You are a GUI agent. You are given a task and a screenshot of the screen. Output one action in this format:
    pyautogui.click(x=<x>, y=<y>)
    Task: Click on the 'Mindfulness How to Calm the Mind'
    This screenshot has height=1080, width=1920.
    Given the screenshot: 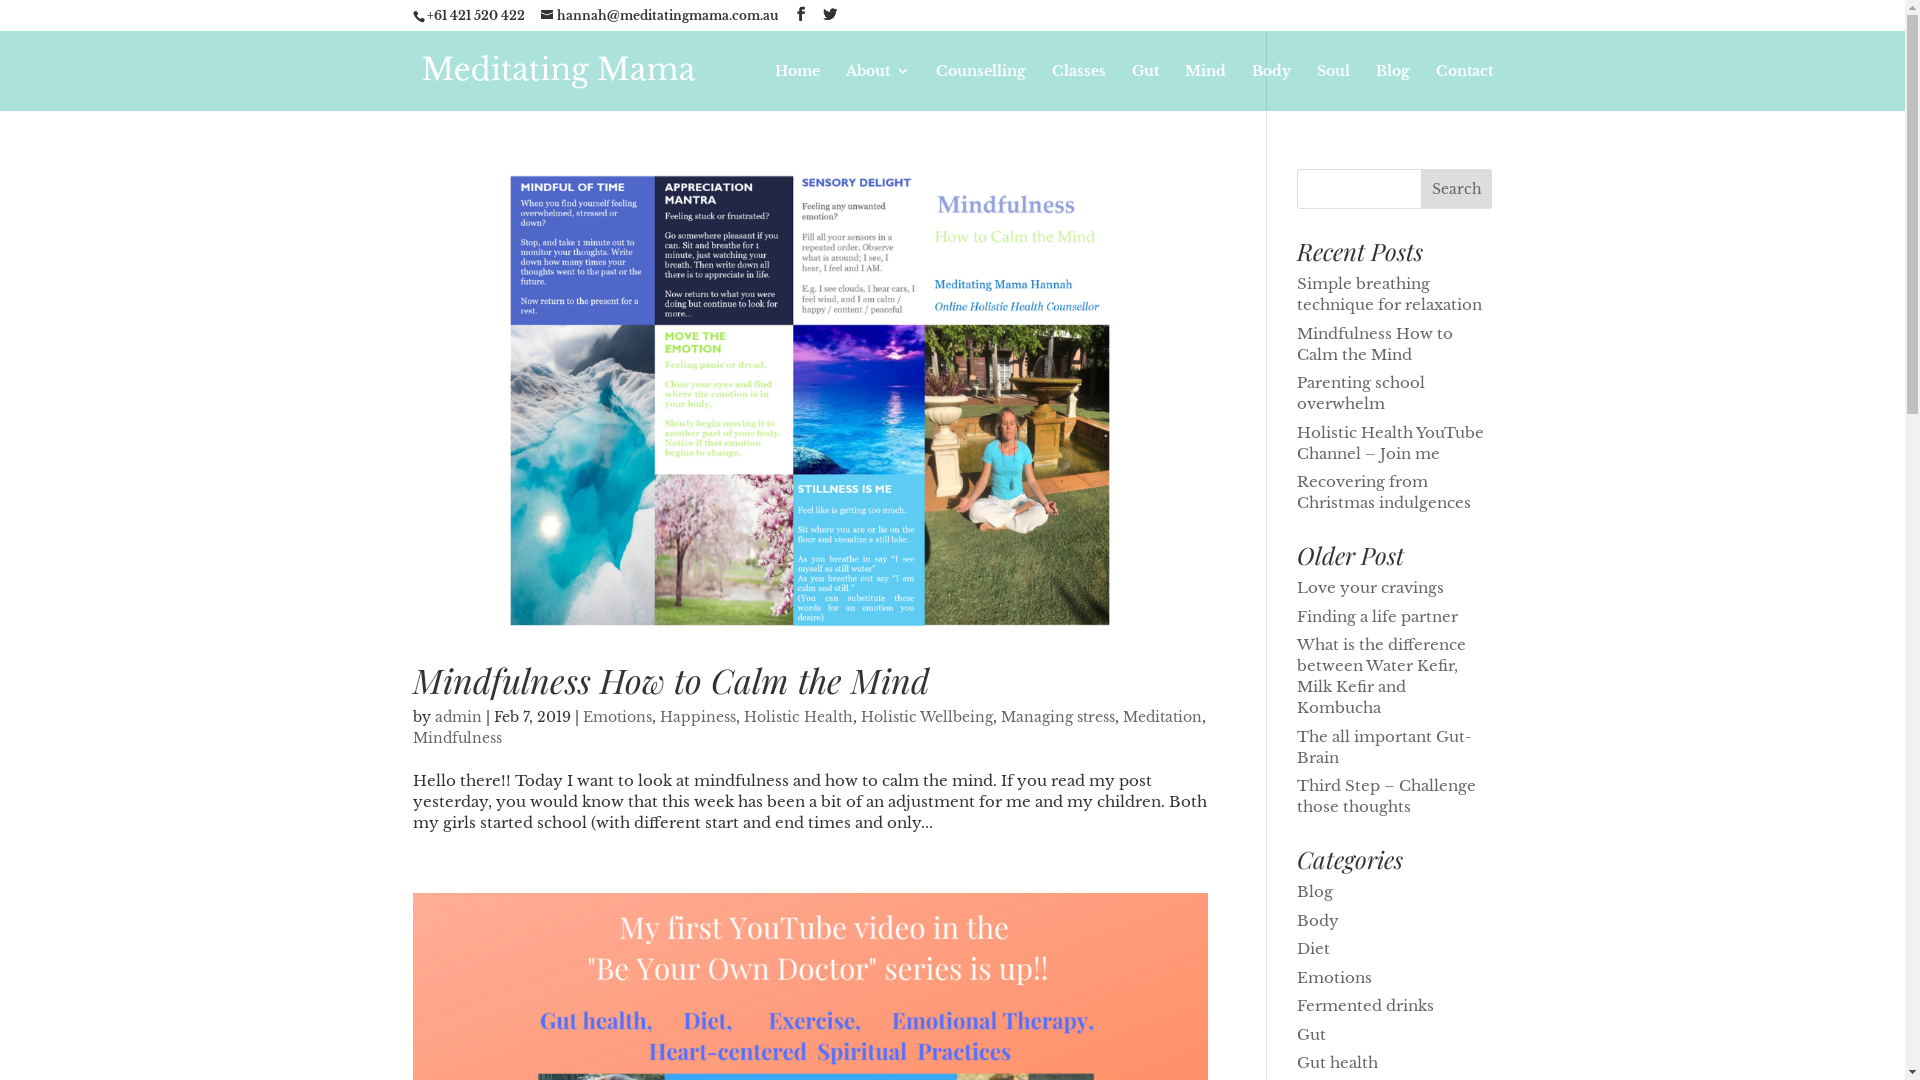 What is the action you would take?
    pyautogui.click(x=670, y=678)
    